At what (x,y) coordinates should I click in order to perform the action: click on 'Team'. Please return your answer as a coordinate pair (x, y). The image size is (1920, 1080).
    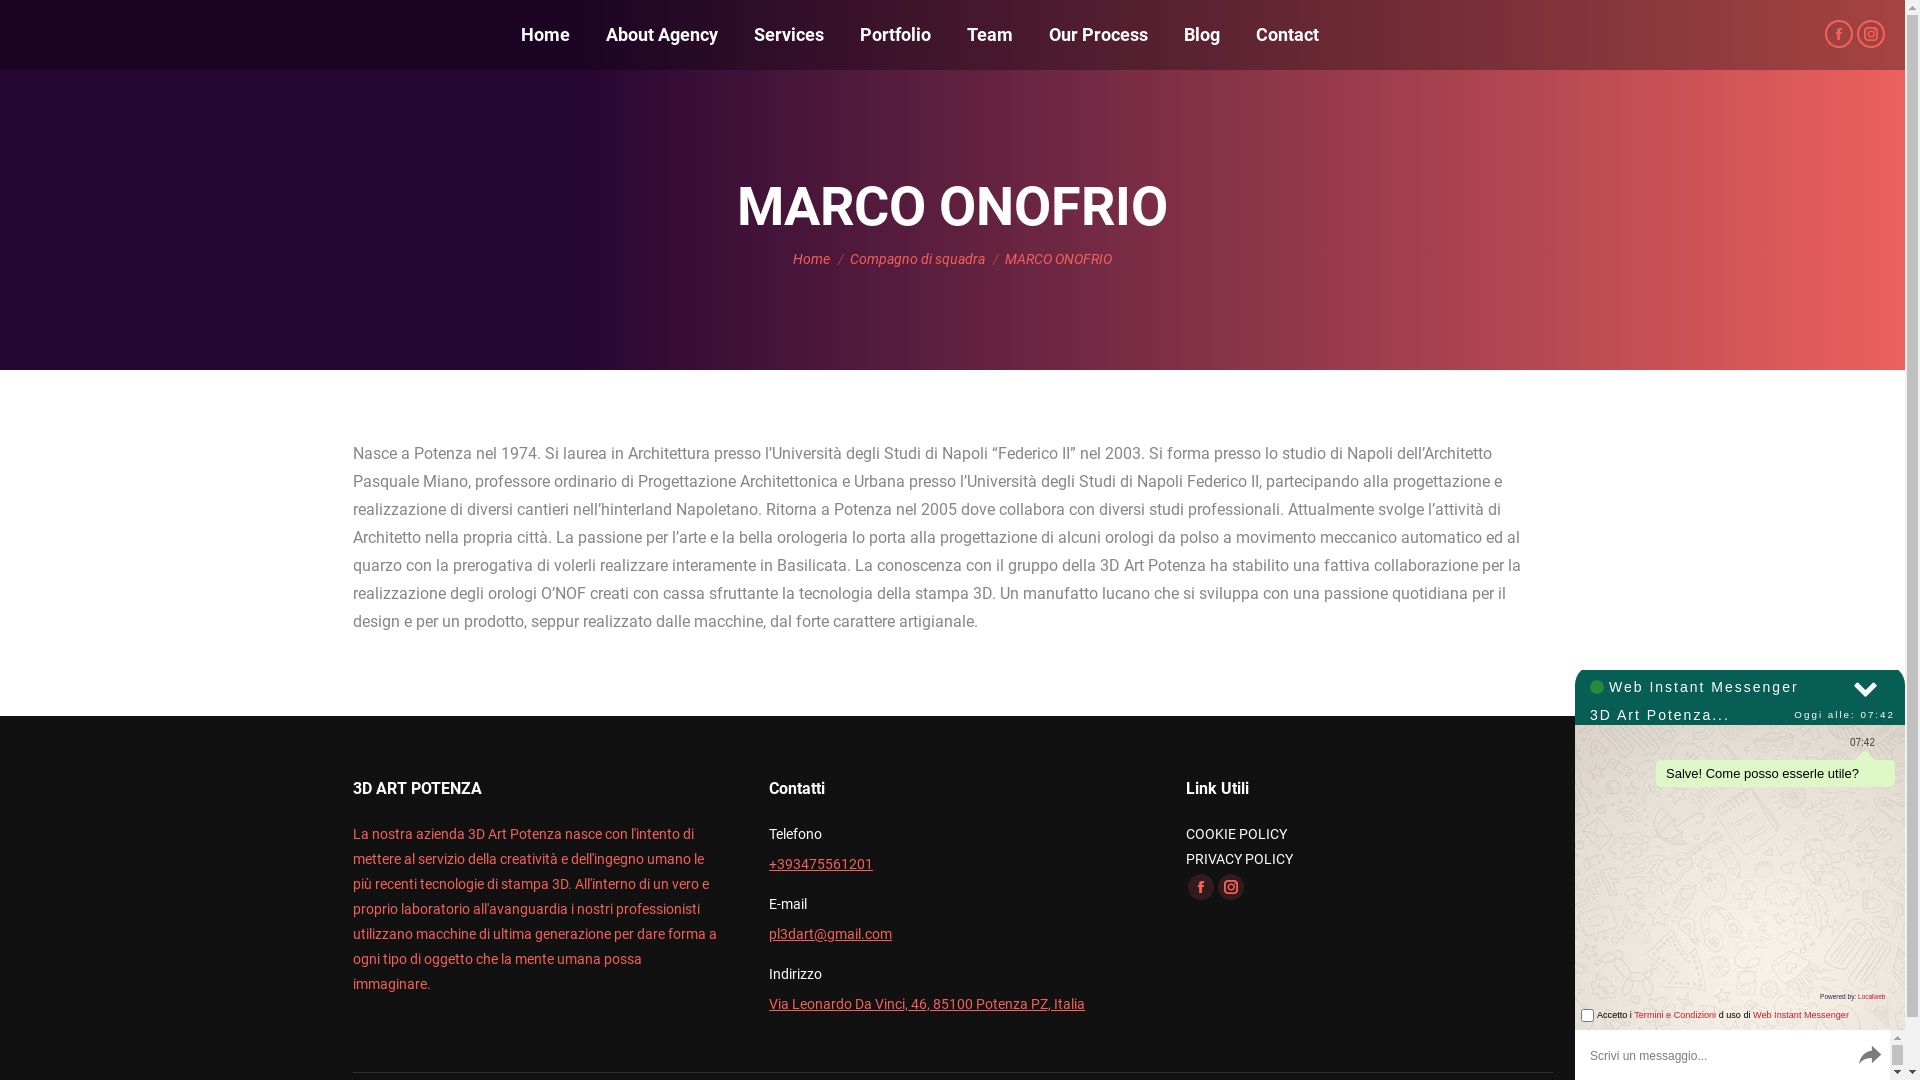
    Looking at the image, I should click on (963, 34).